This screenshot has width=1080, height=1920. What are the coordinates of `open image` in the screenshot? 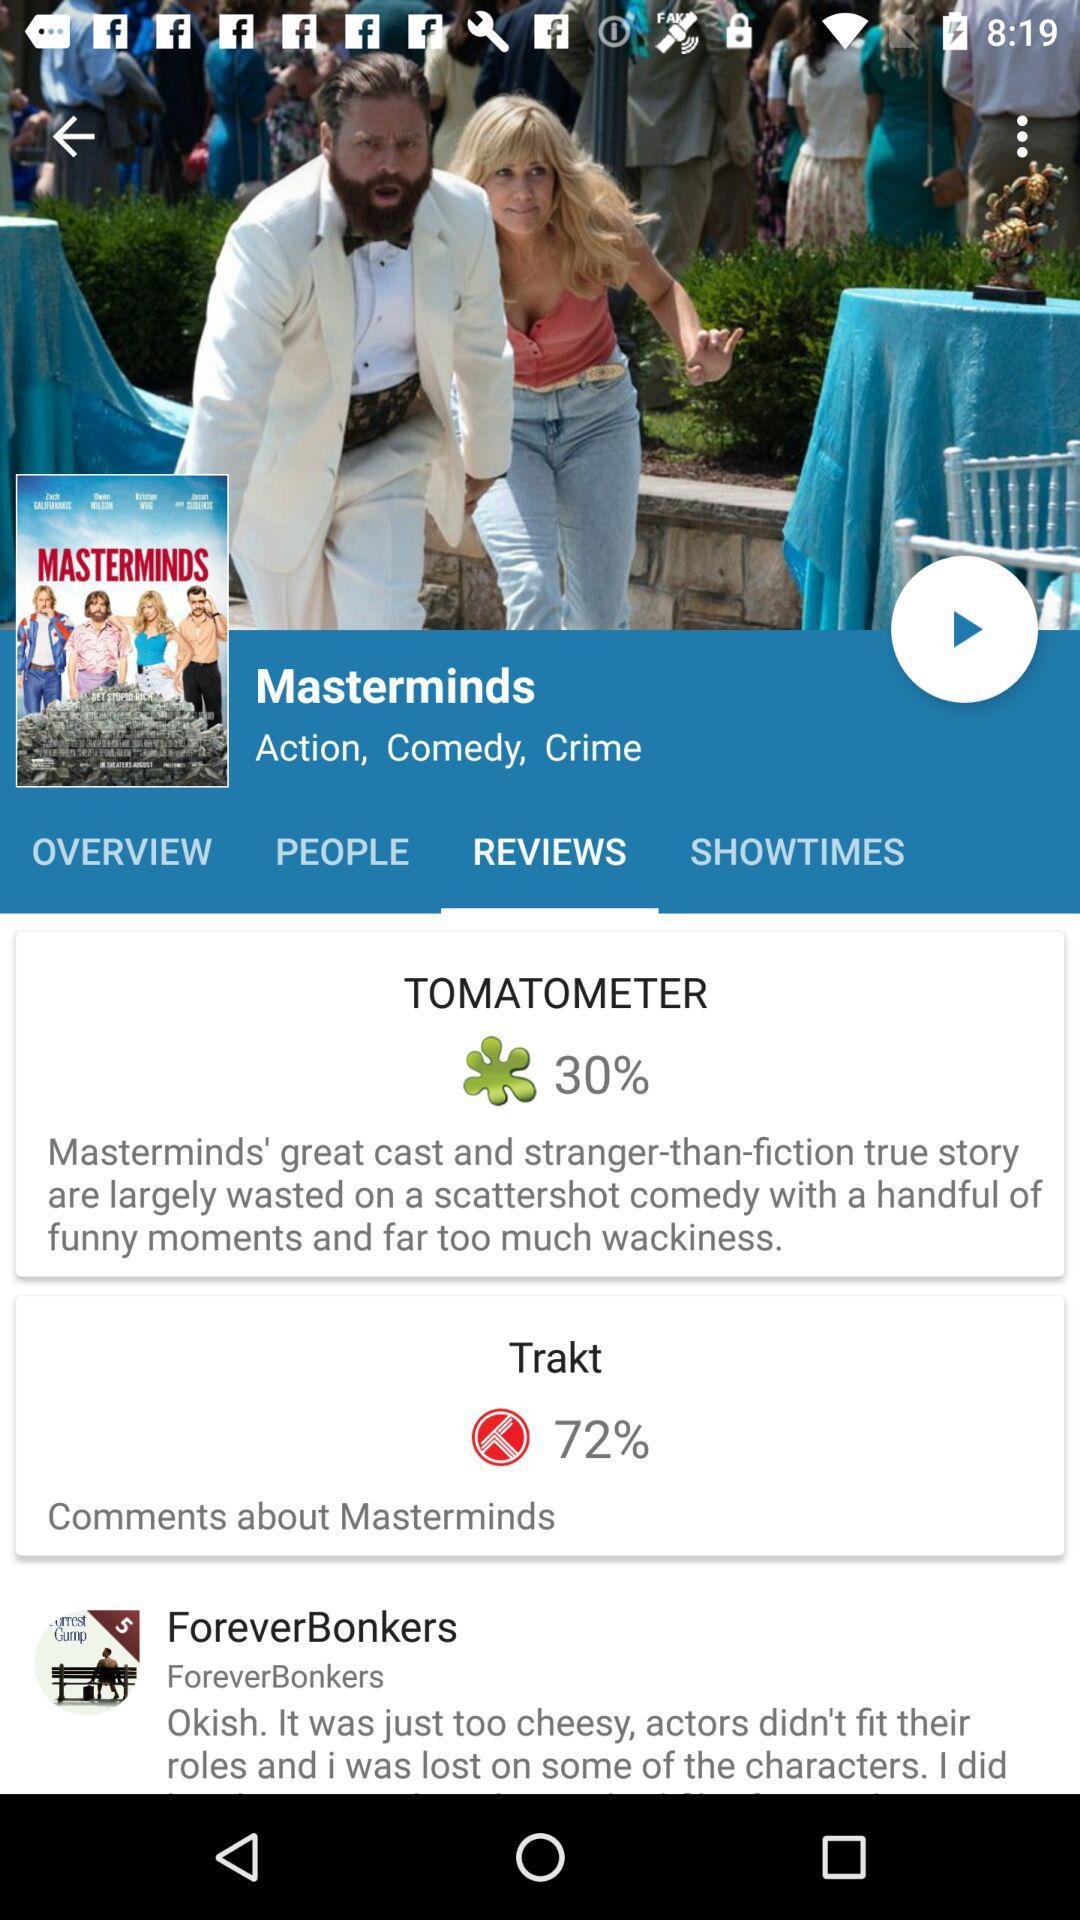 It's located at (540, 314).